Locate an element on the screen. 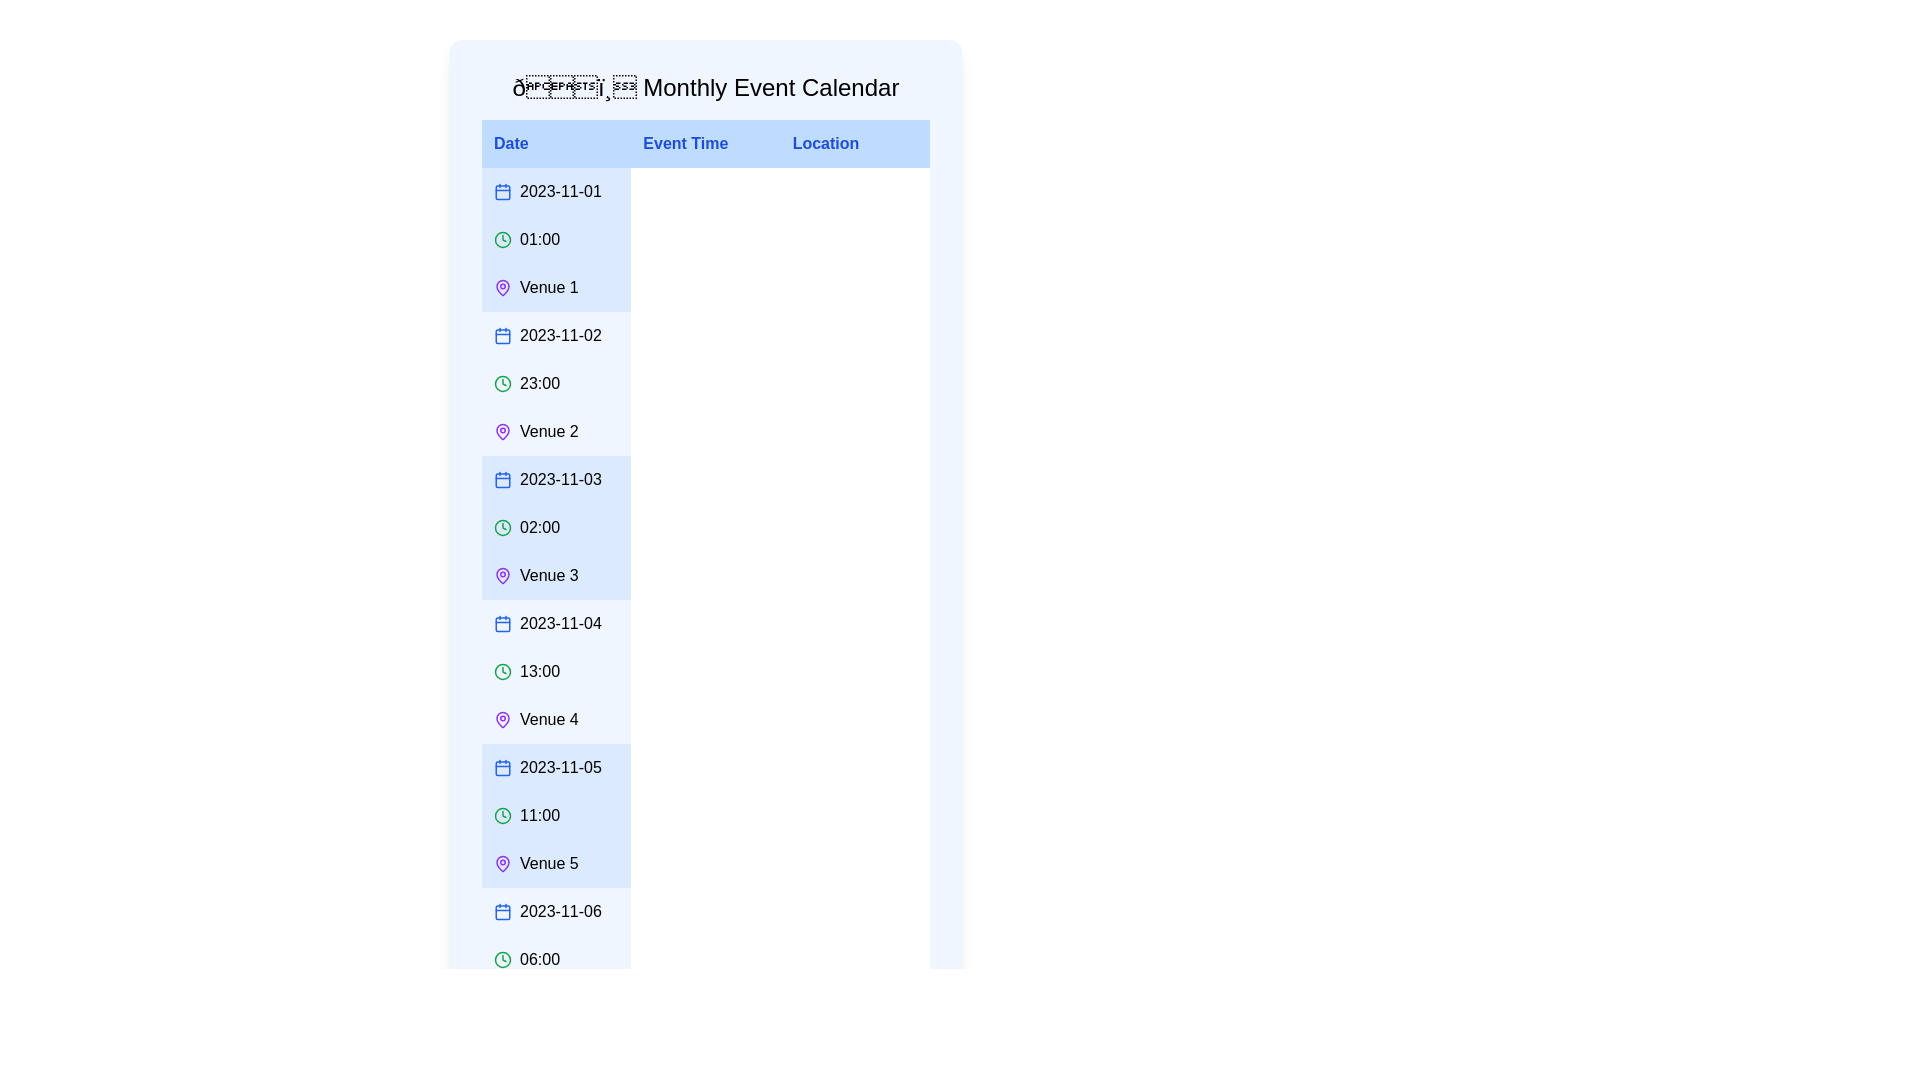 The height and width of the screenshot is (1080, 1920). the row corresponding to the event on 2023-11-01 is located at coordinates (705, 238).